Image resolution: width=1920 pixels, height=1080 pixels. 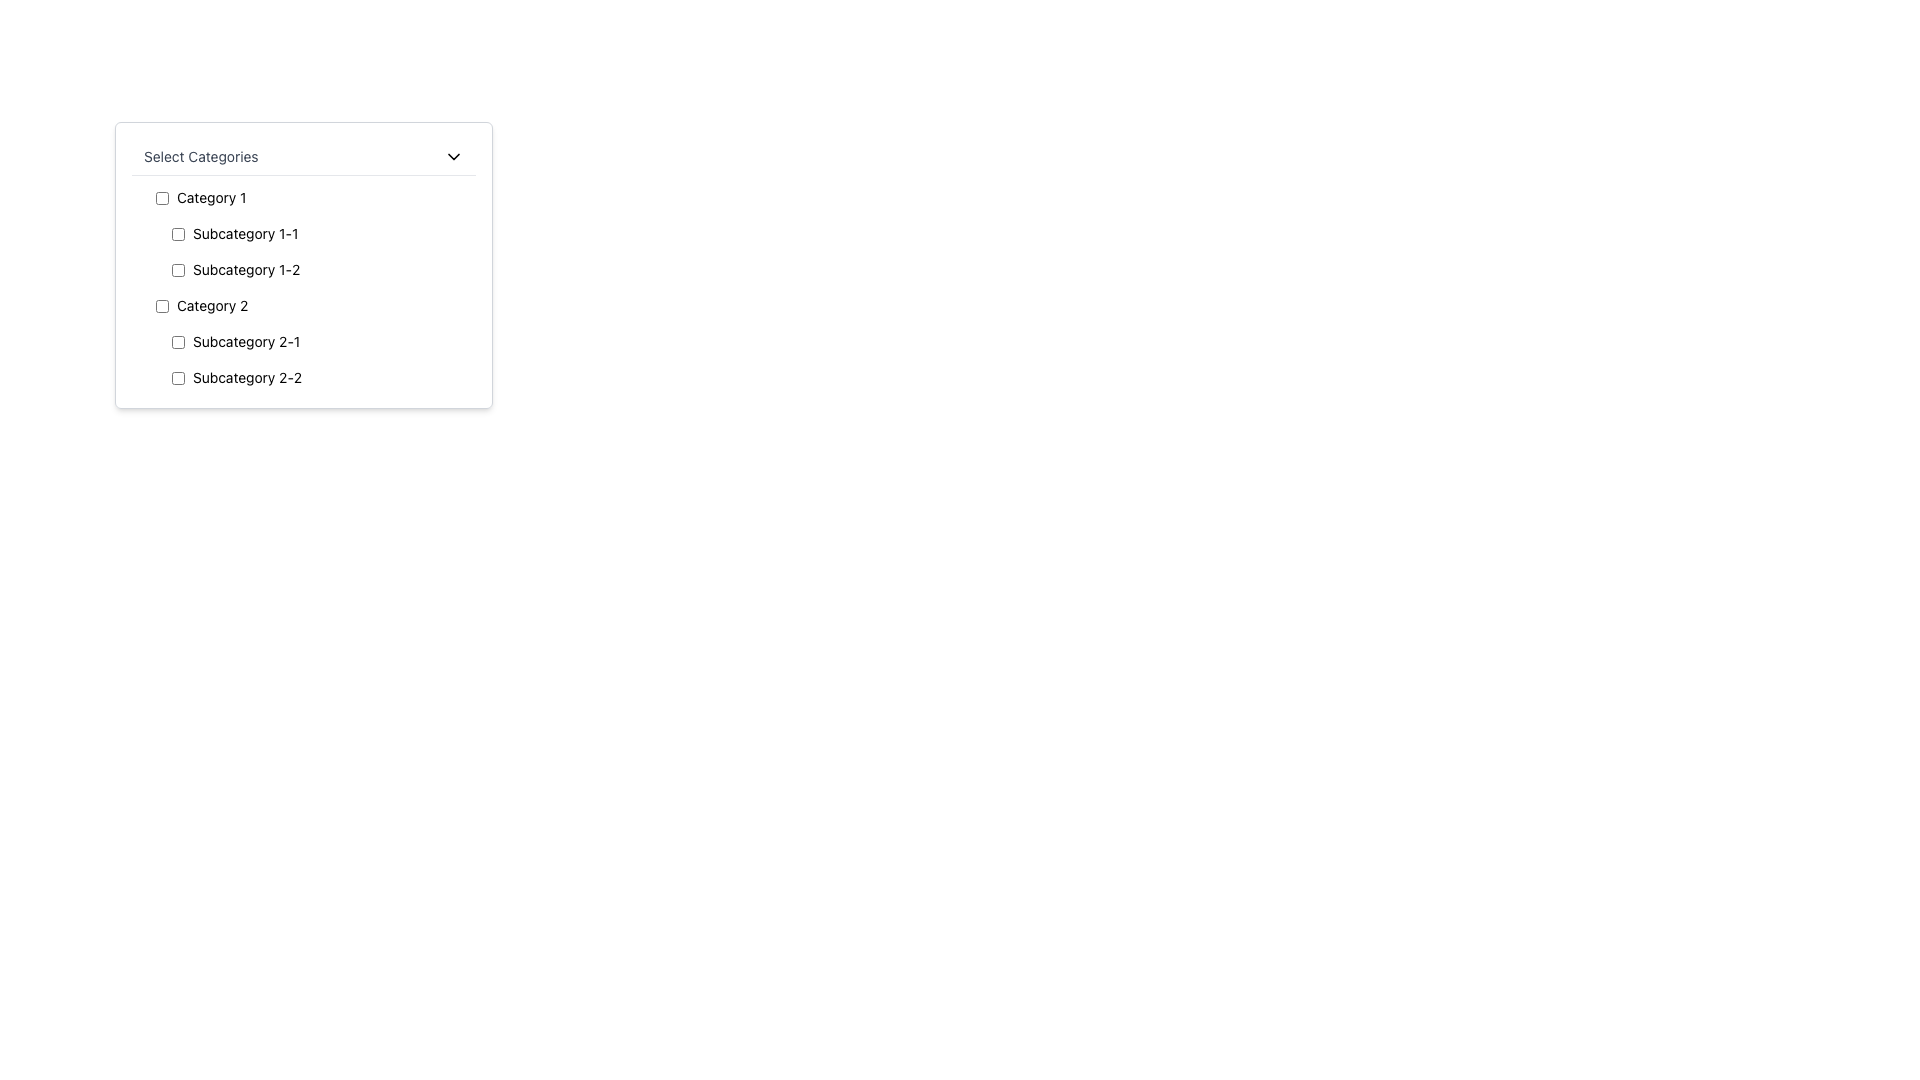 I want to click on the checkbox for 'Category 1' located, so click(x=162, y=197).